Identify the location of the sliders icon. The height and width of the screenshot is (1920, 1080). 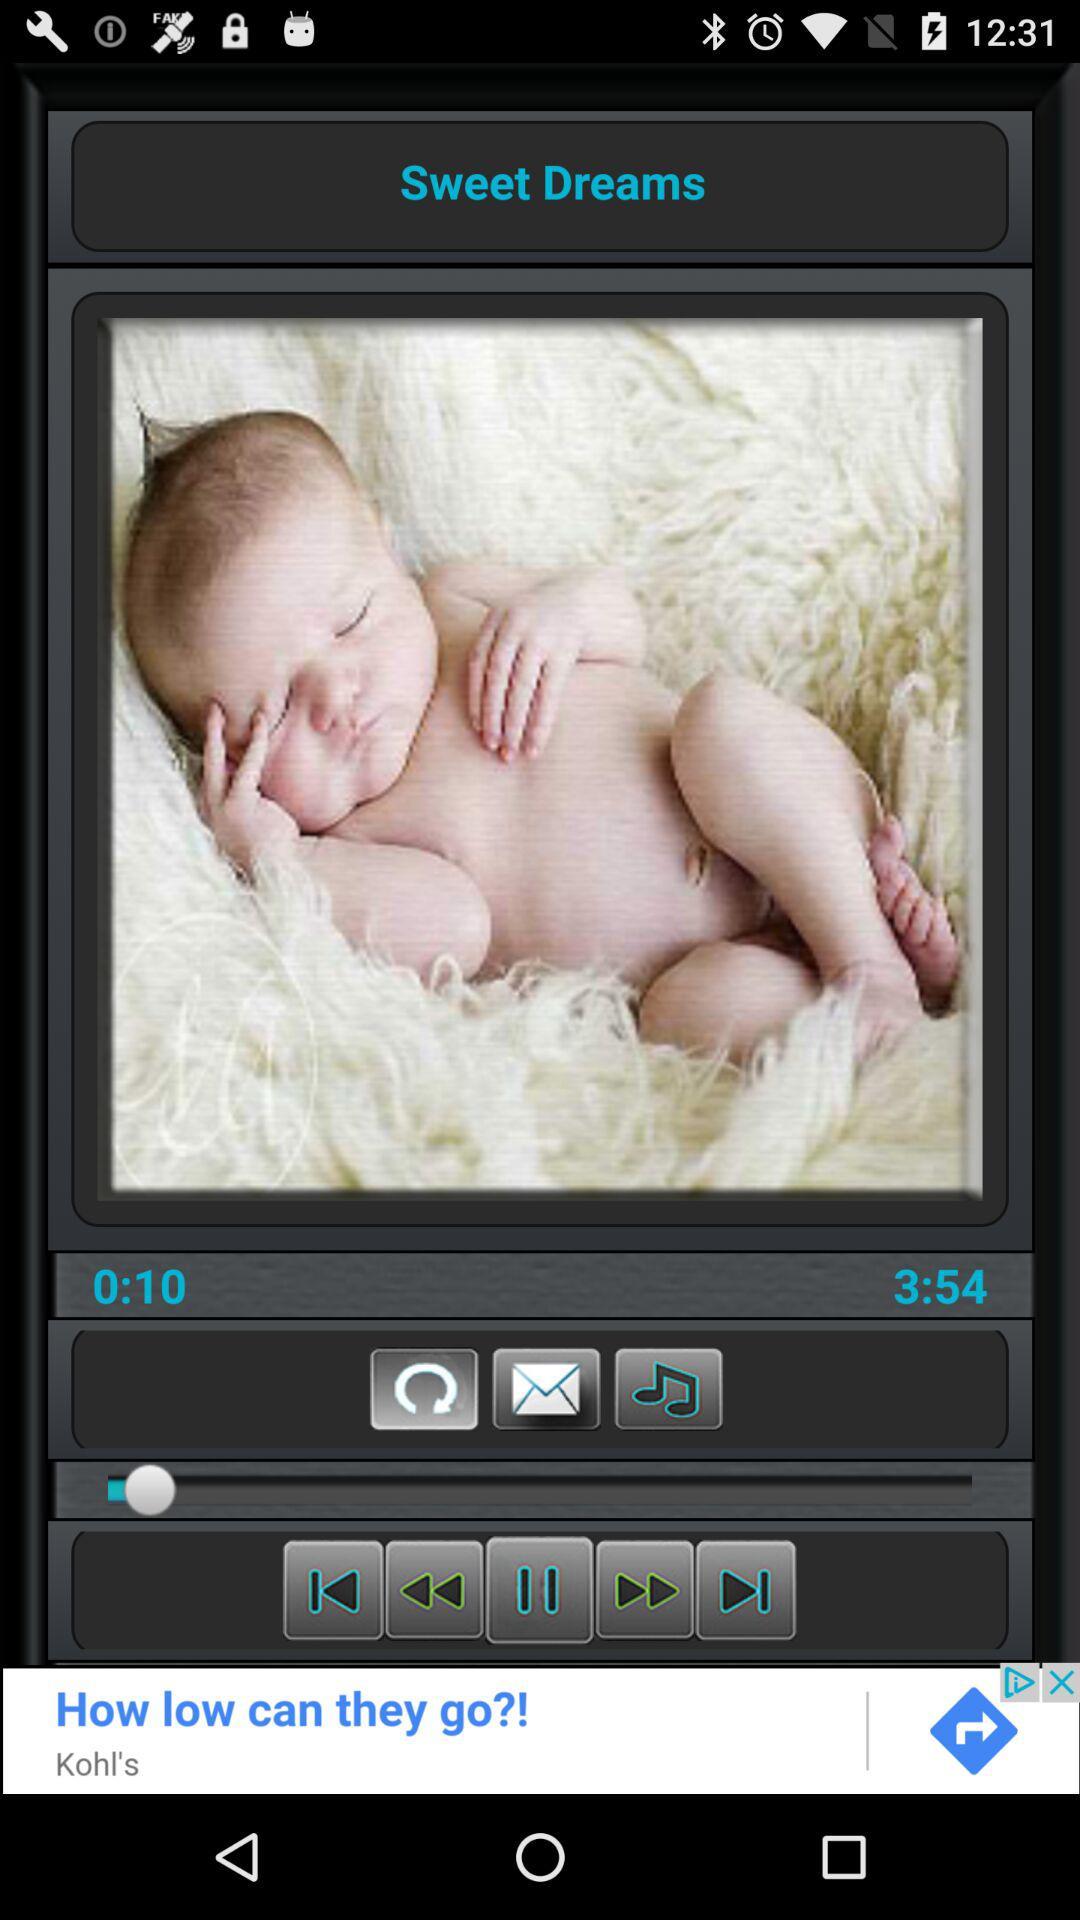
(538, 1701).